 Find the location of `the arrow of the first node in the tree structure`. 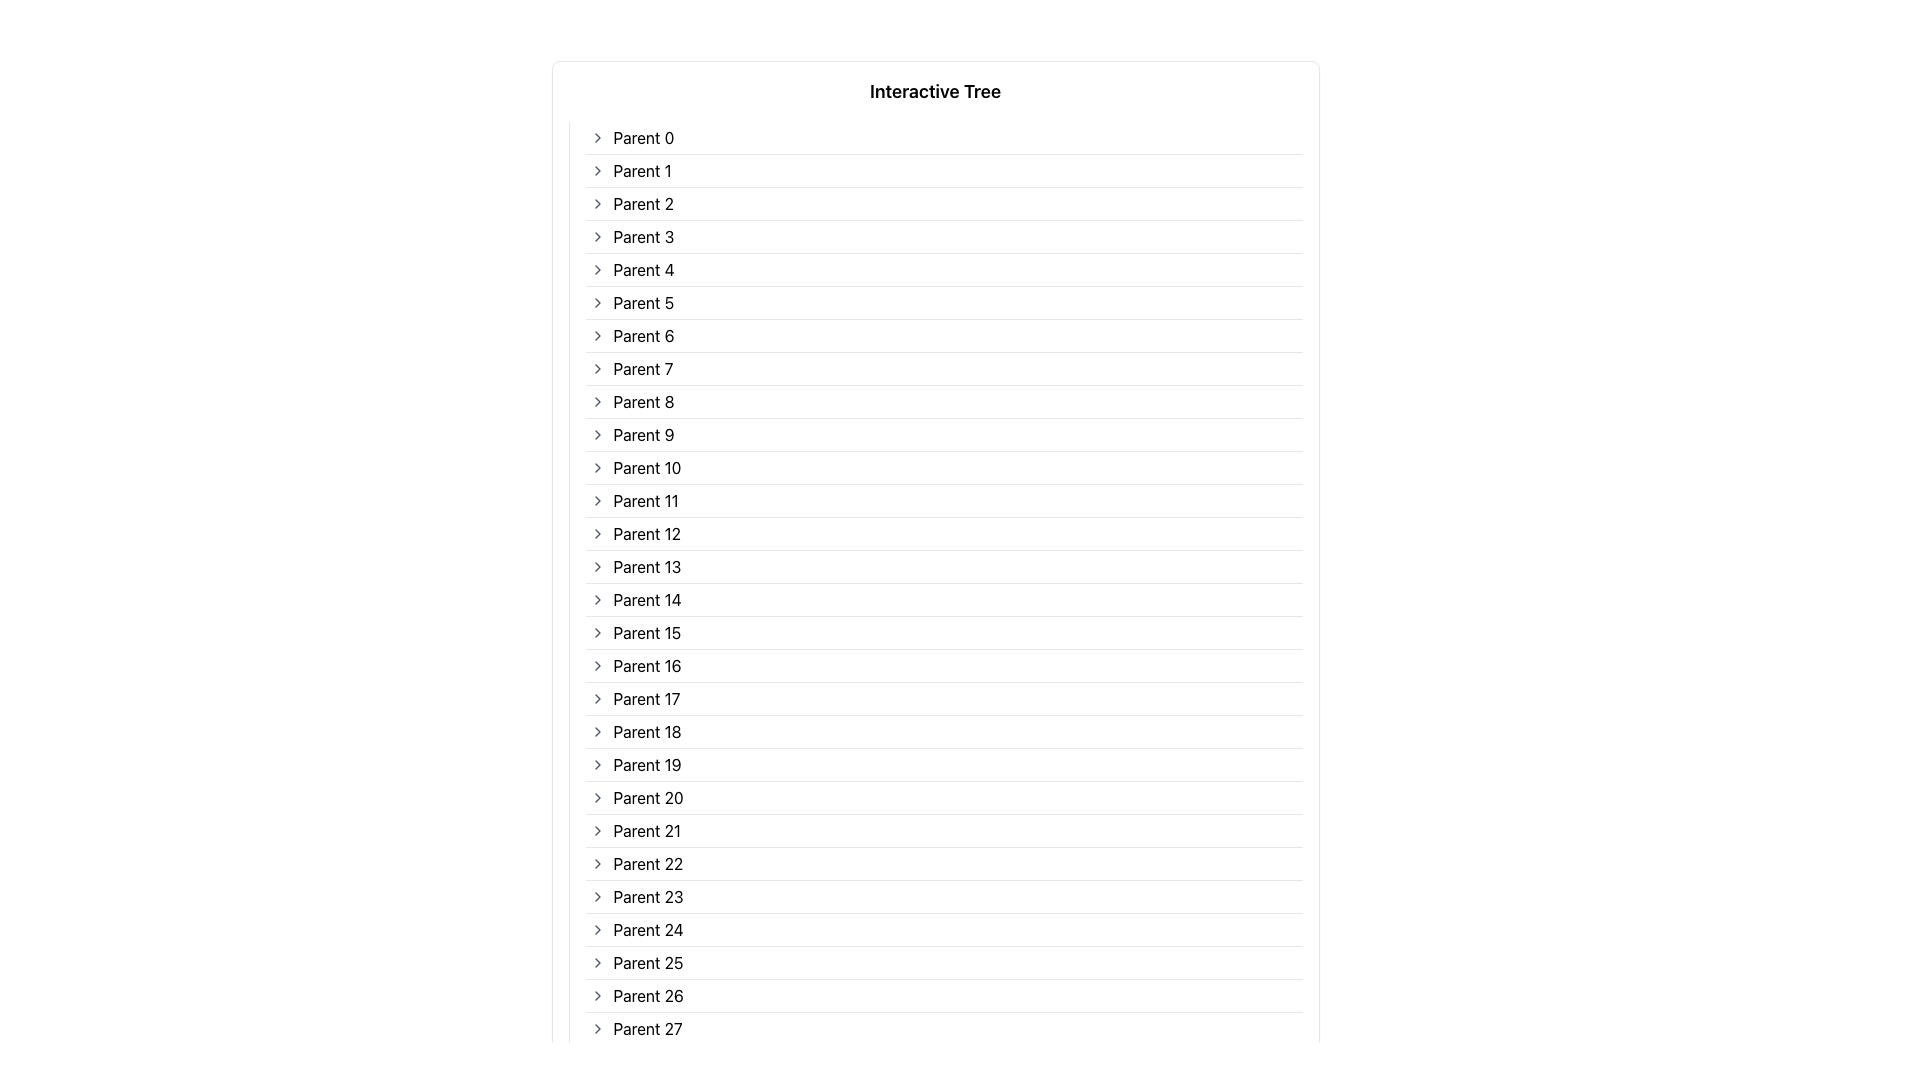

the arrow of the first node in the tree structure is located at coordinates (934, 137).